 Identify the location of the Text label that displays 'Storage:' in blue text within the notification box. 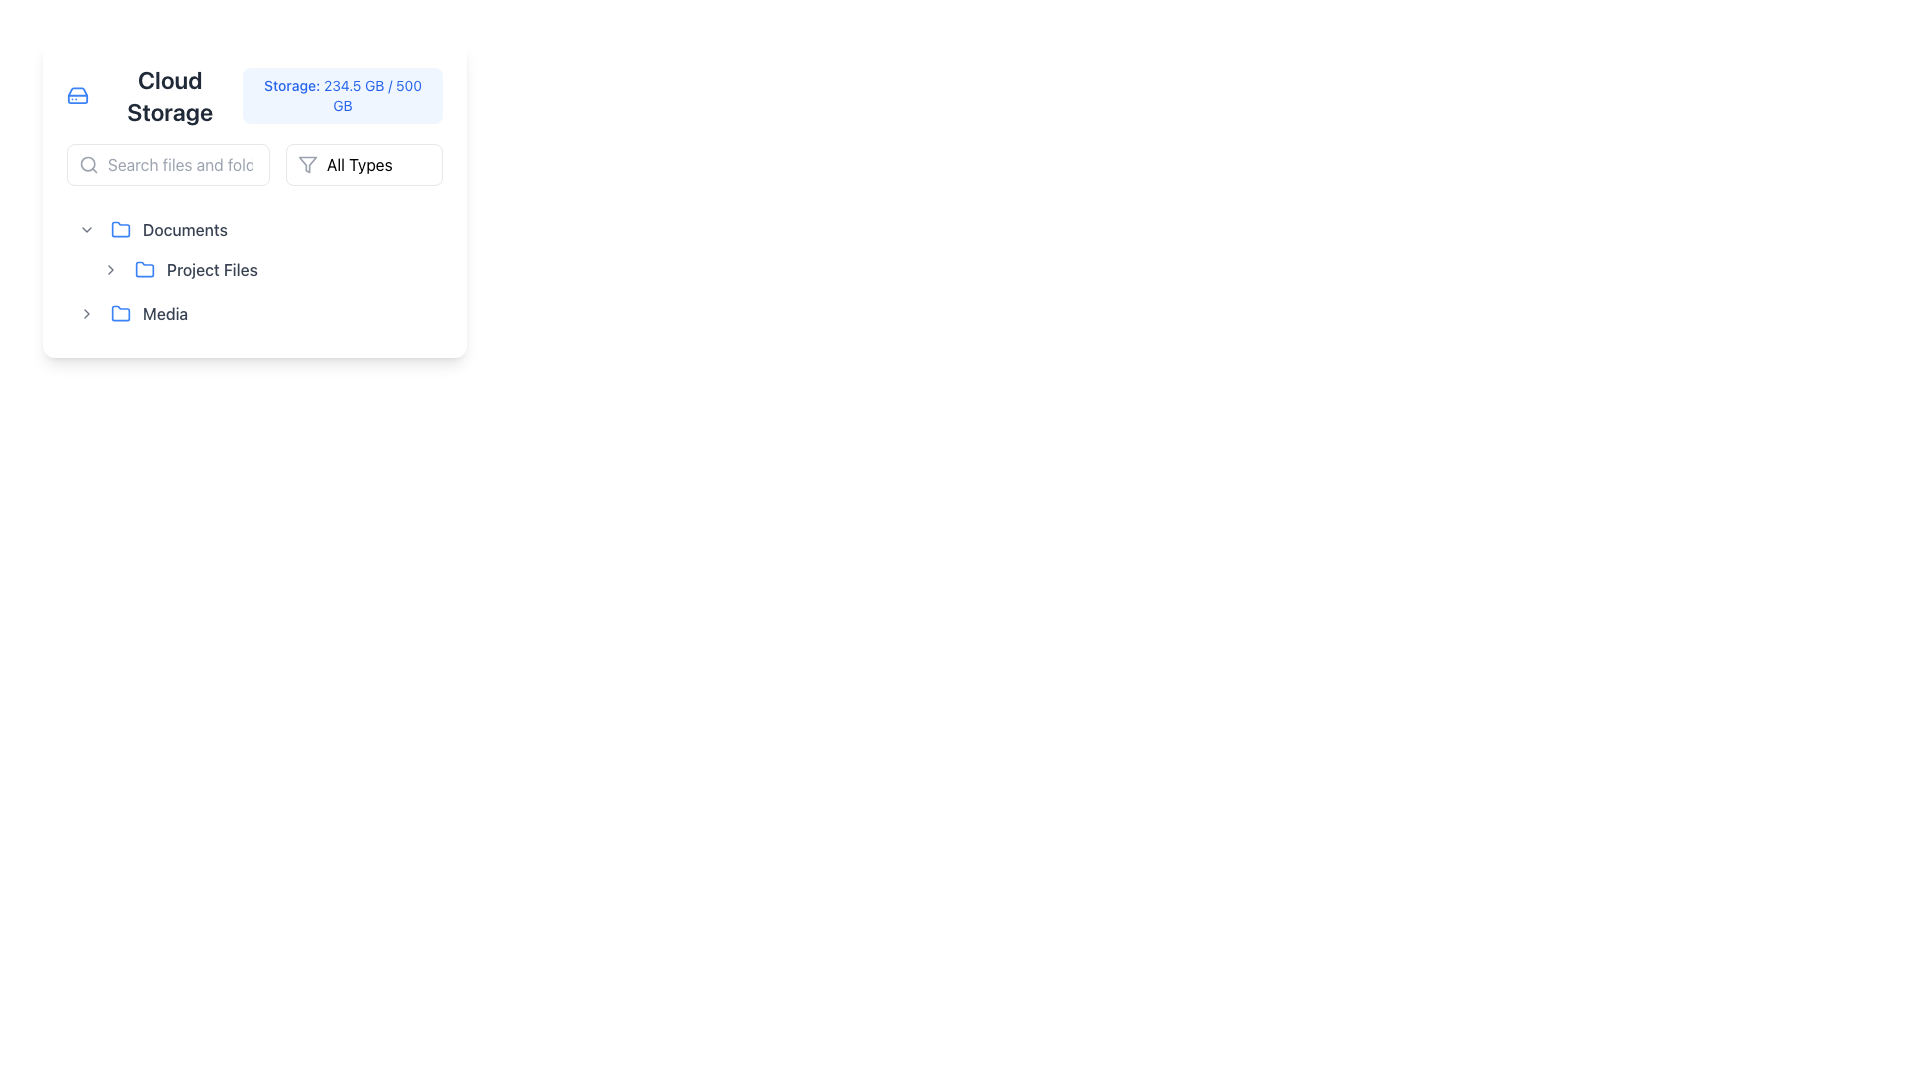
(292, 84).